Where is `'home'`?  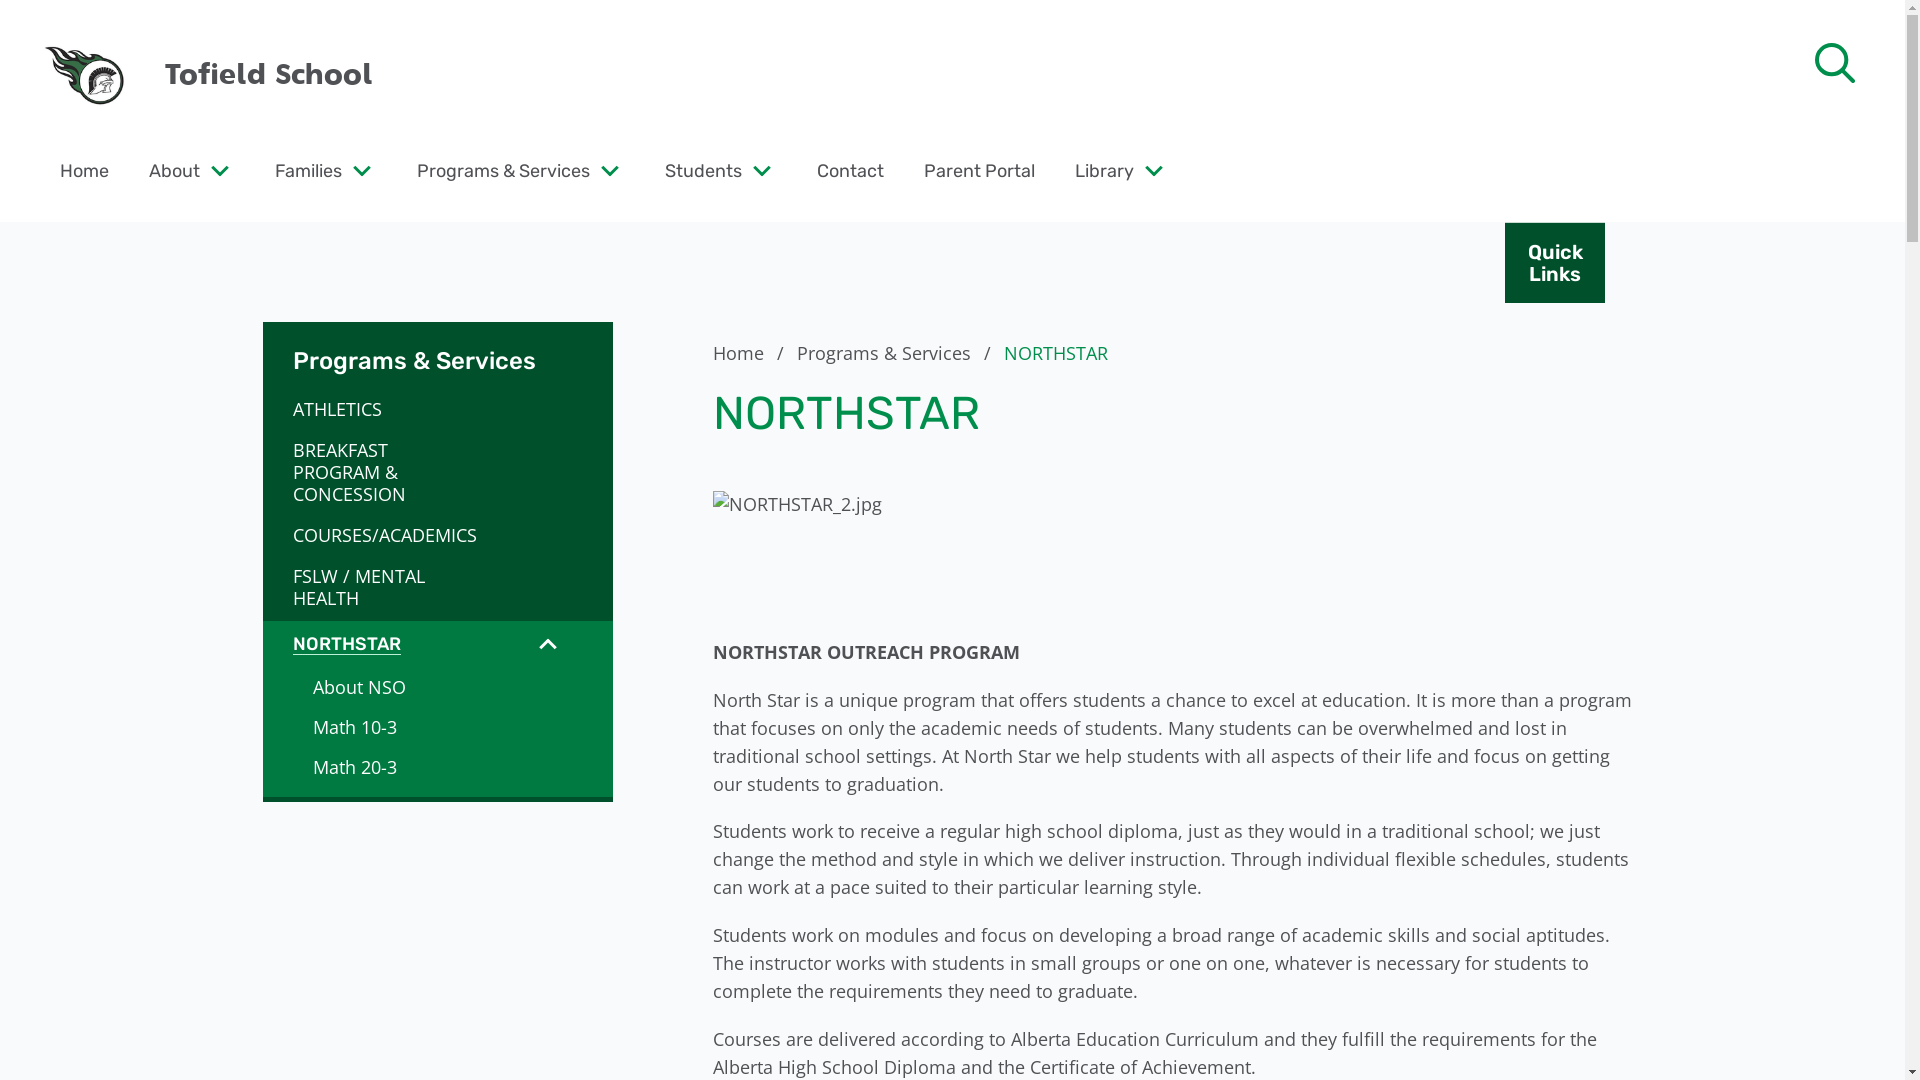 'home' is located at coordinates (84, 73).